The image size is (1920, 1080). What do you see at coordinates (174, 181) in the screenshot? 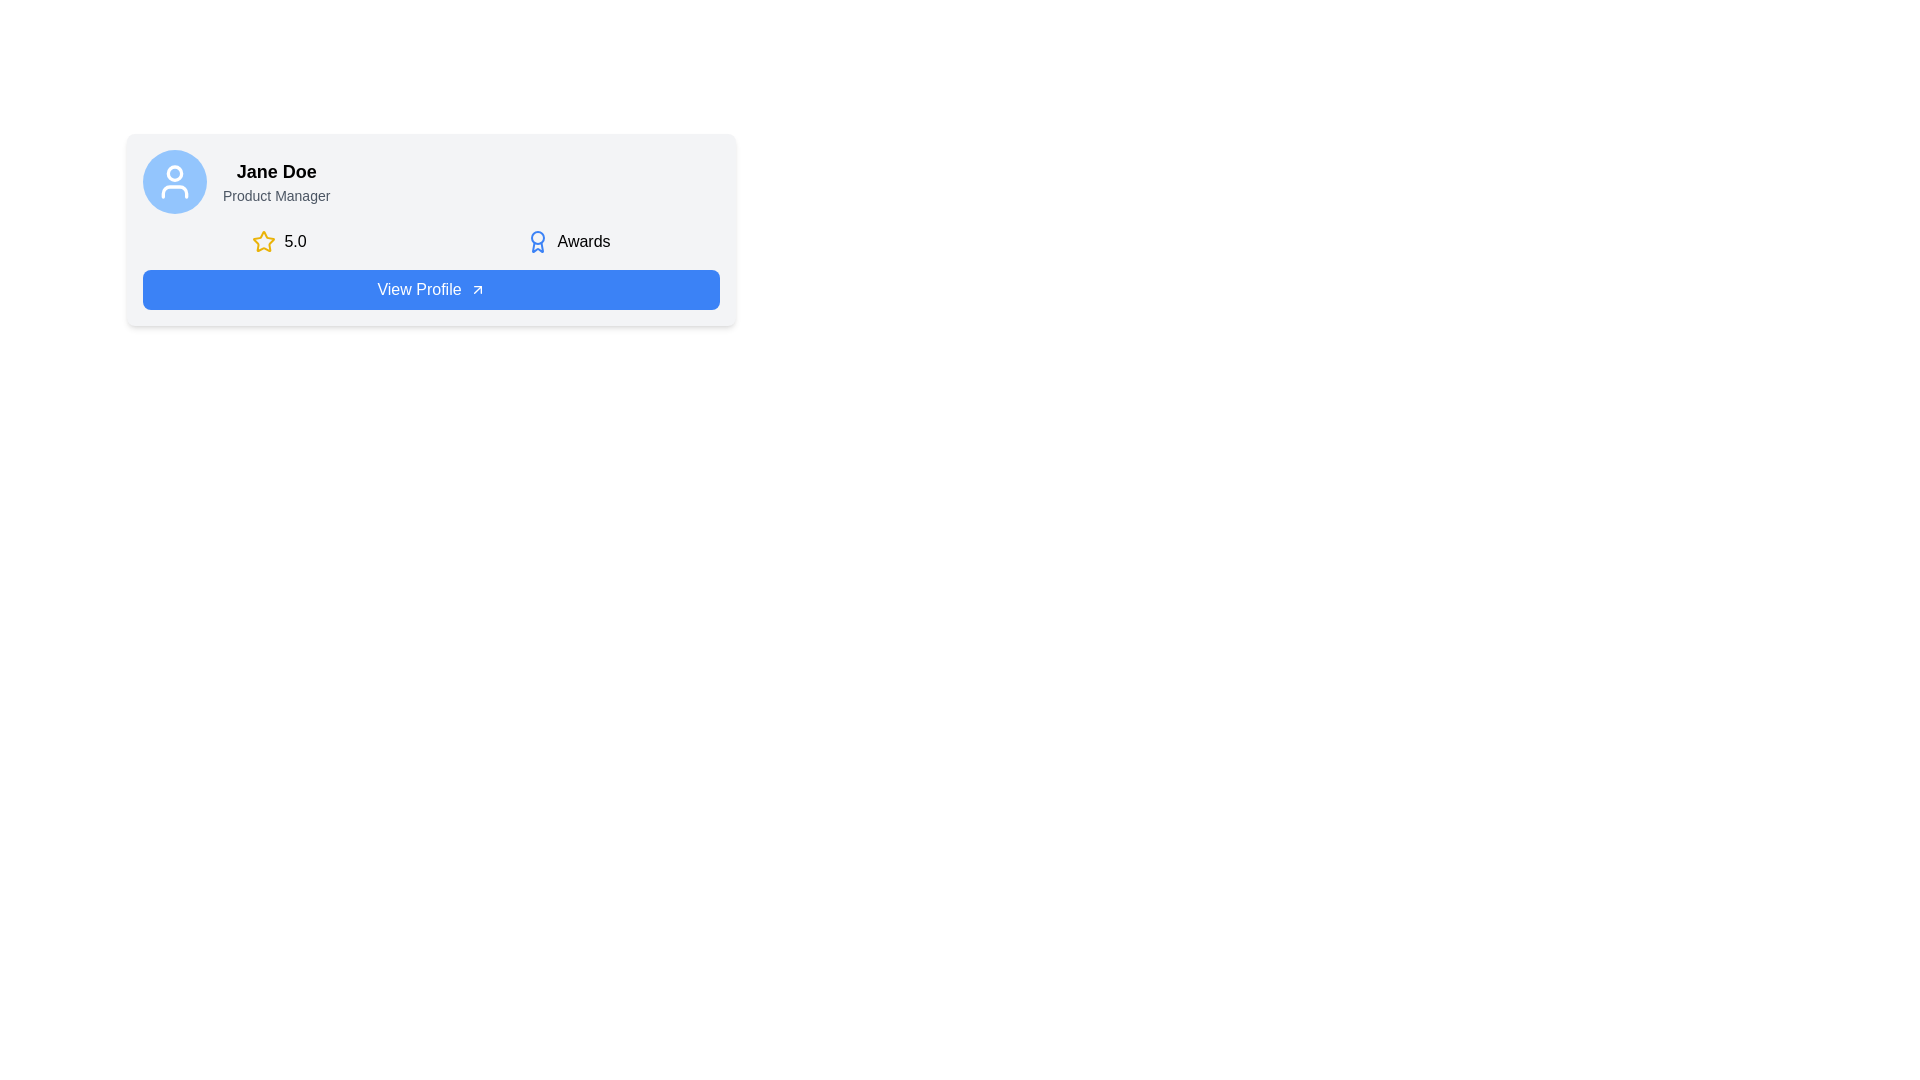
I see `the user silhouette icon, which is white on a transparent background, located at the top-left corner of a card containing information about 'Jane Doe'` at bounding box center [174, 181].